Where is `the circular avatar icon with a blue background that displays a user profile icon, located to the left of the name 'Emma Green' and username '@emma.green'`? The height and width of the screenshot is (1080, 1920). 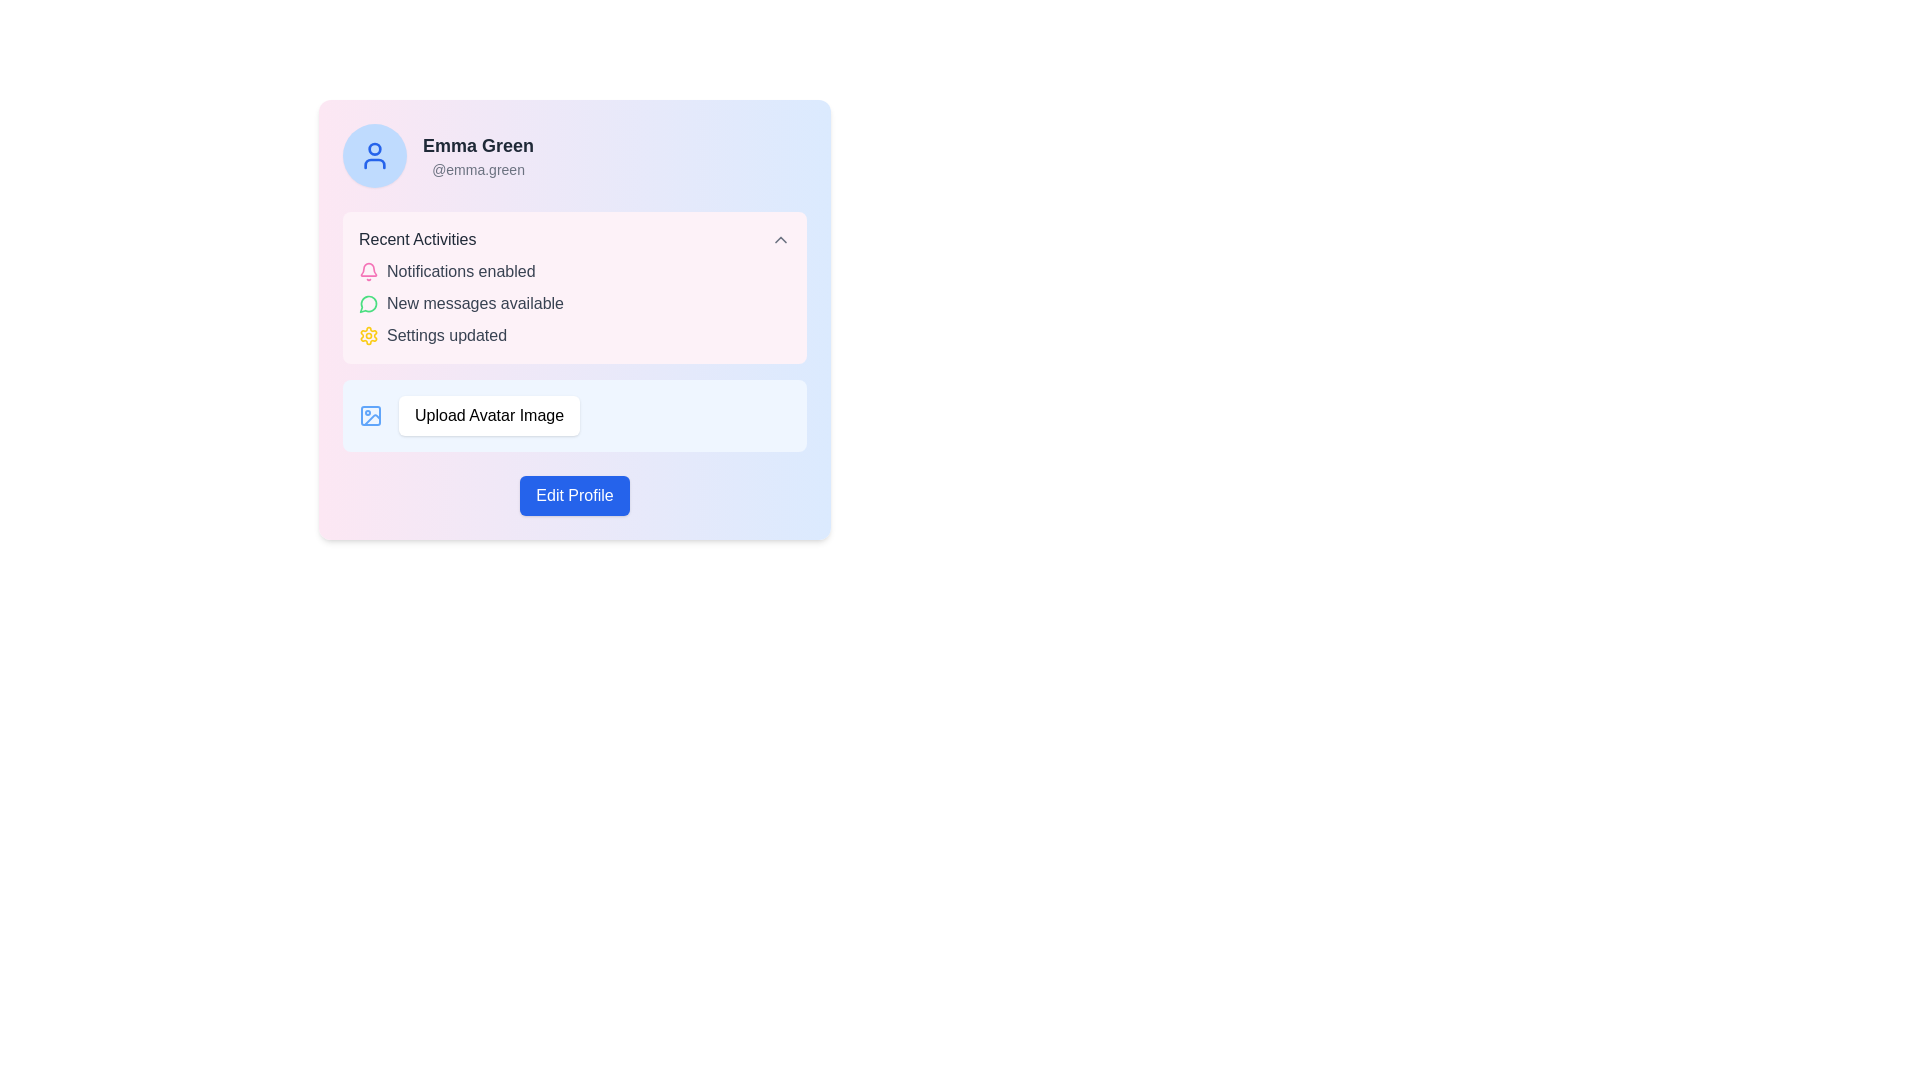
the circular avatar icon with a blue background that displays a user profile icon, located to the left of the name 'Emma Green' and username '@emma.green' is located at coordinates (374, 154).